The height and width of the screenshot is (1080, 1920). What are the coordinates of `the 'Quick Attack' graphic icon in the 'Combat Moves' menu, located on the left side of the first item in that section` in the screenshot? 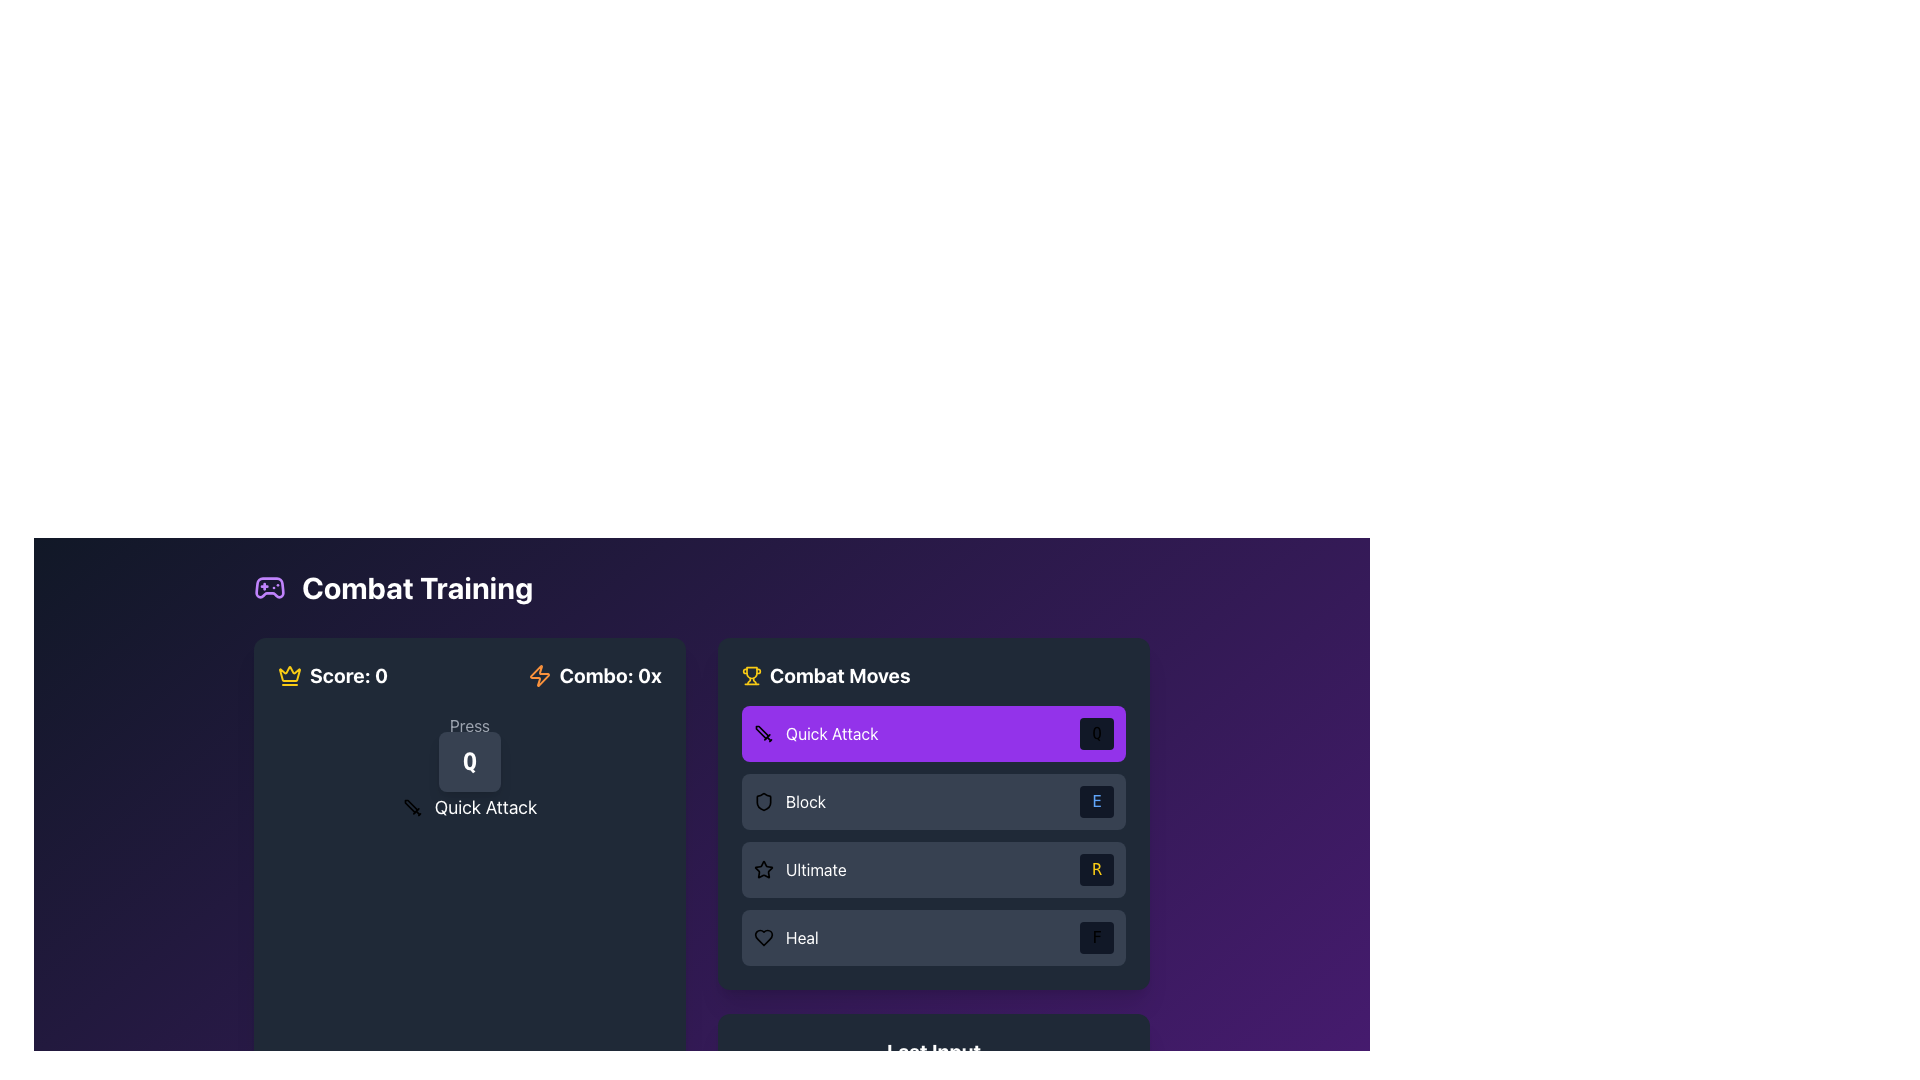 It's located at (762, 733).